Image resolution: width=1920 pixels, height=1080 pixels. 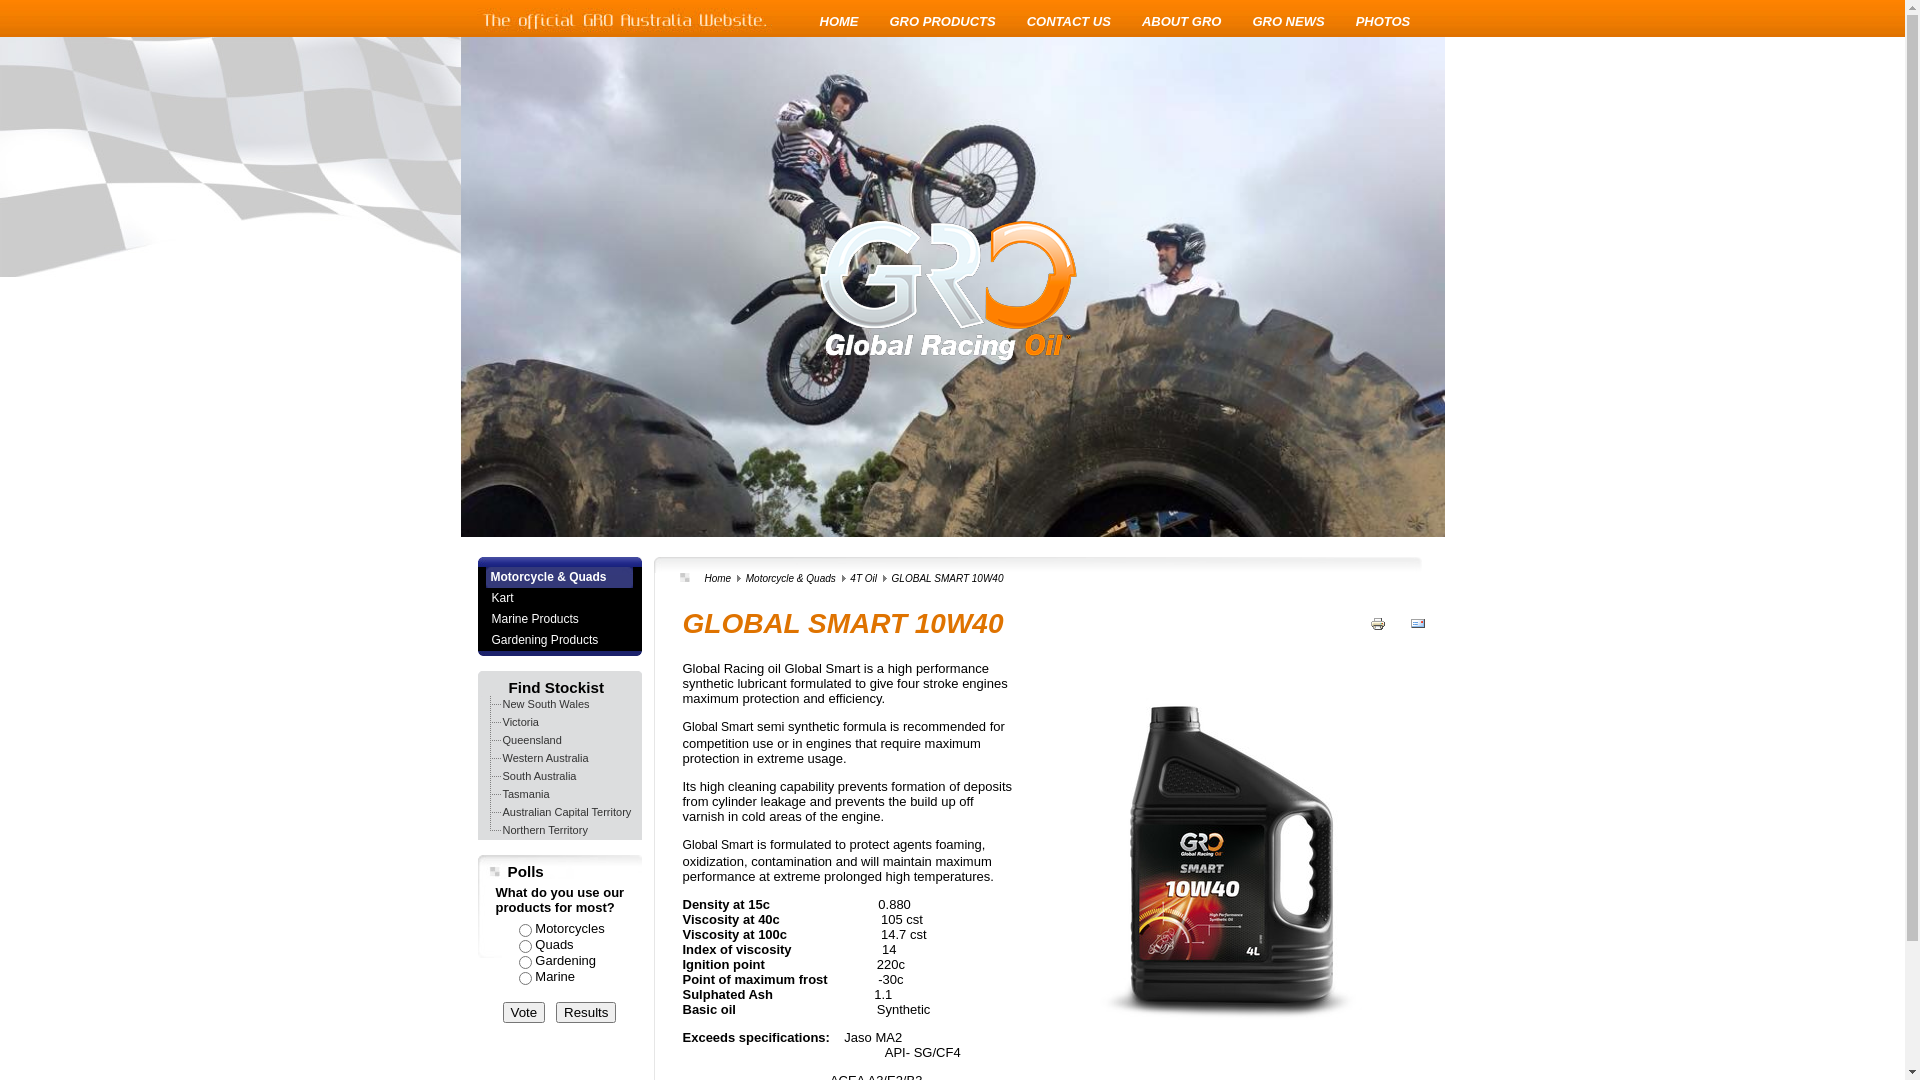 What do you see at coordinates (531, 740) in the screenshot?
I see `'Queensland'` at bounding box center [531, 740].